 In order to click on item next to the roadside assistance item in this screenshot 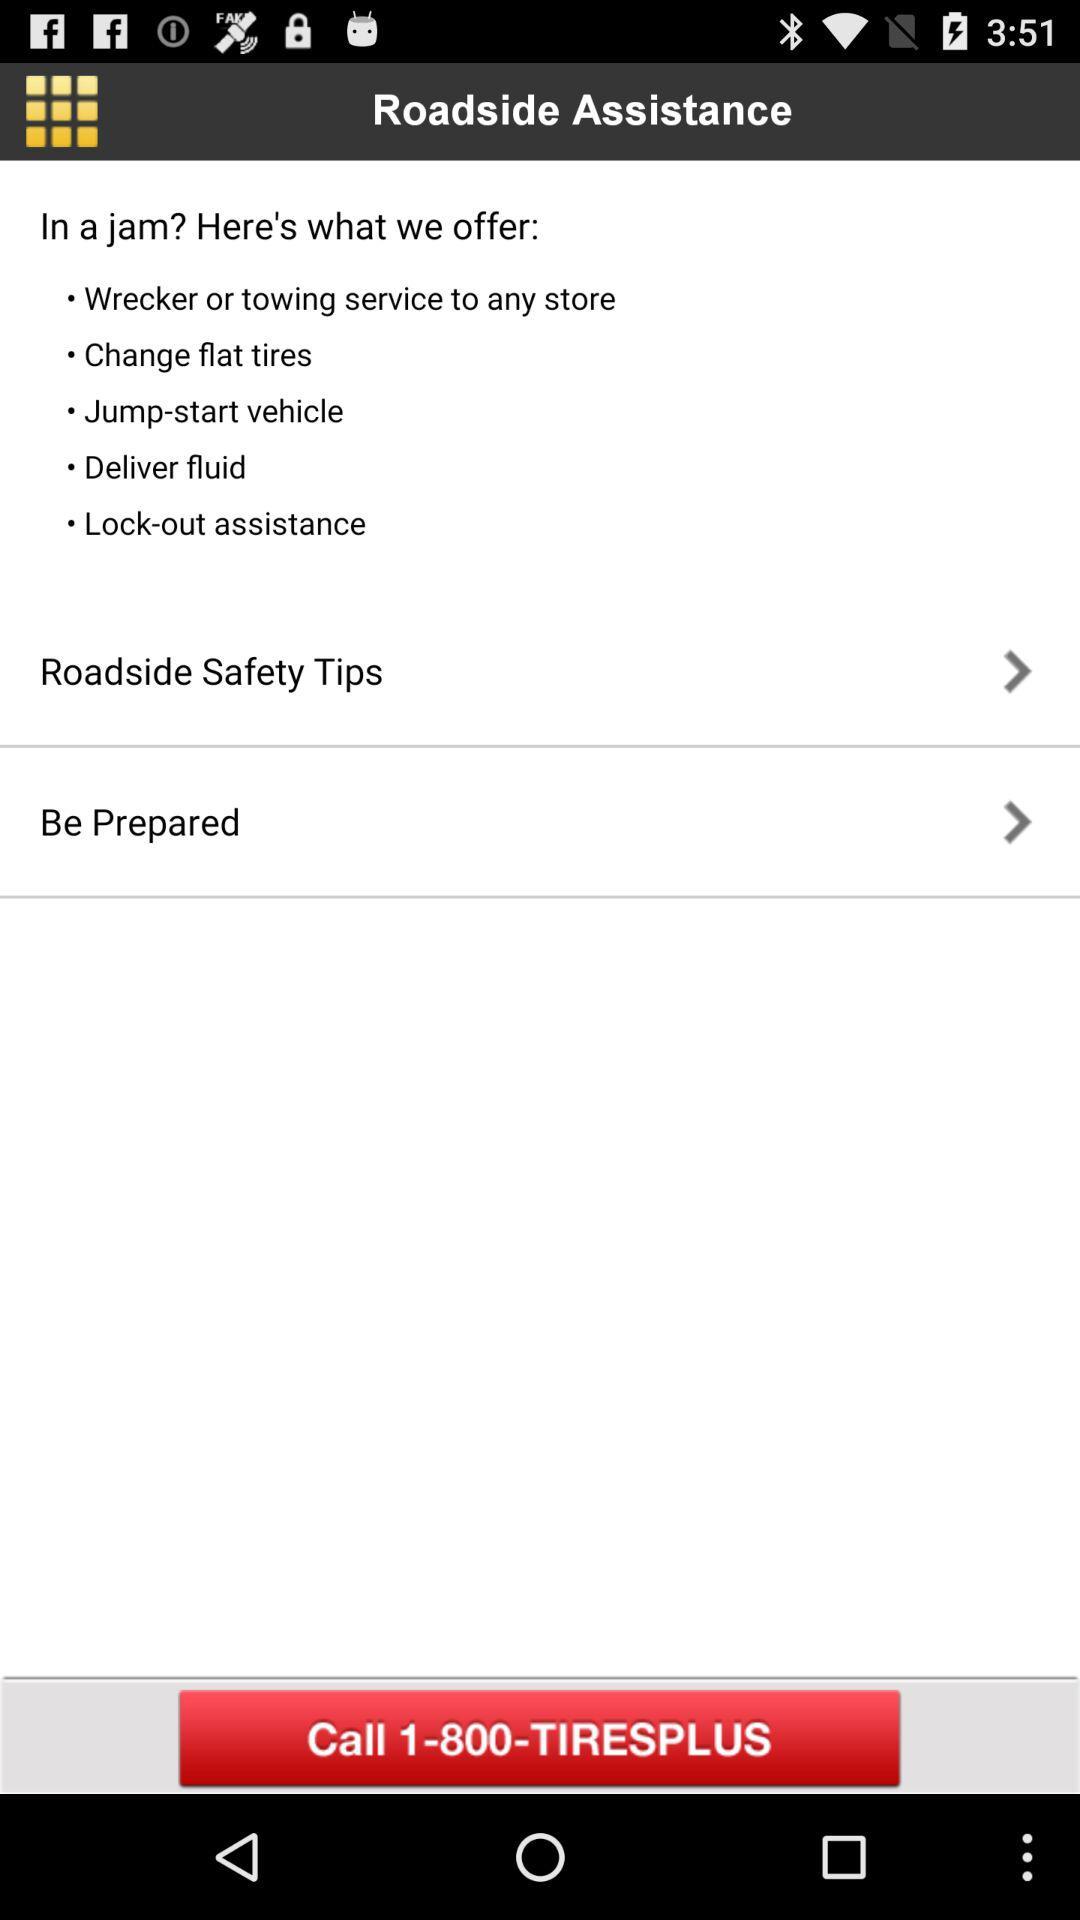, I will do `click(60, 110)`.